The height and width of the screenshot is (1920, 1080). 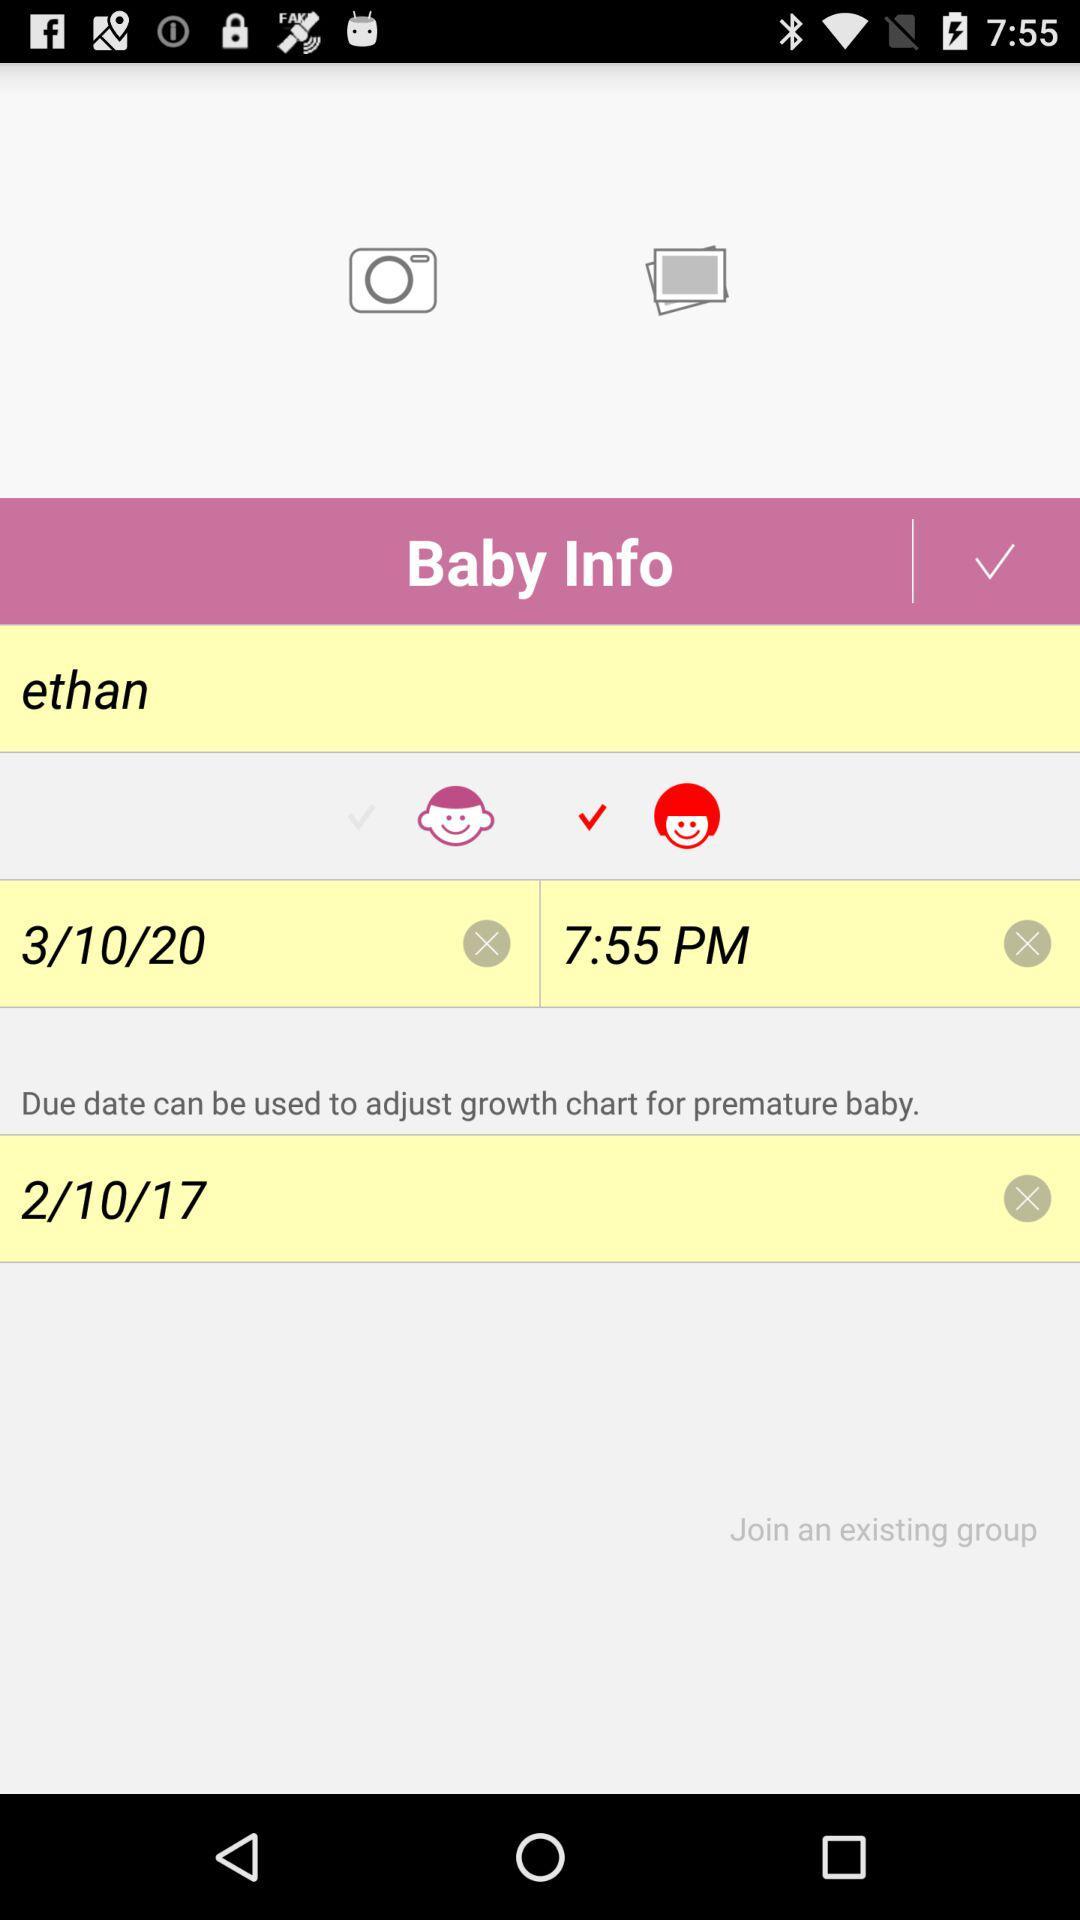 What do you see at coordinates (423, 816) in the screenshot?
I see `boy icon below ethan` at bounding box center [423, 816].